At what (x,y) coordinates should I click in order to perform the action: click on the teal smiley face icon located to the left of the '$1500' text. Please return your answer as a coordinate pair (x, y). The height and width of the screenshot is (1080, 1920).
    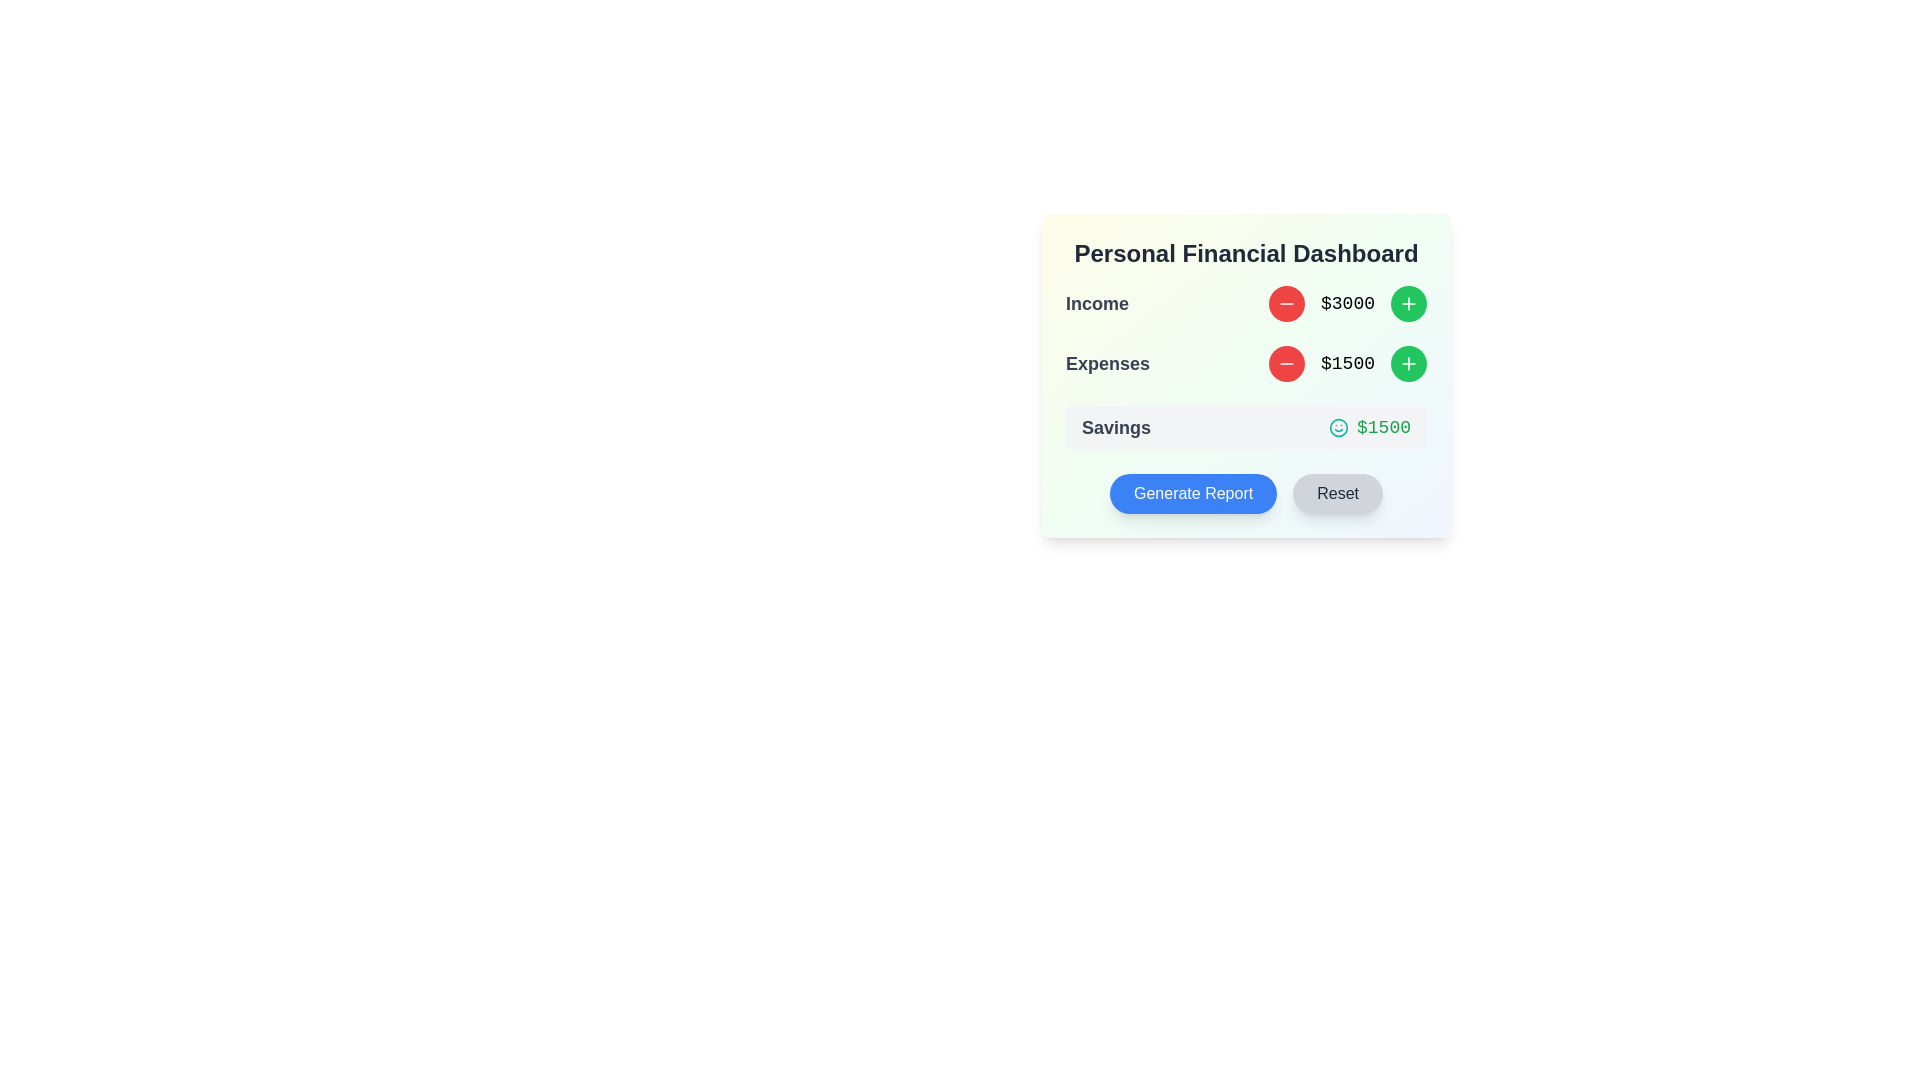
    Looking at the image, I should click on (1339, 427).